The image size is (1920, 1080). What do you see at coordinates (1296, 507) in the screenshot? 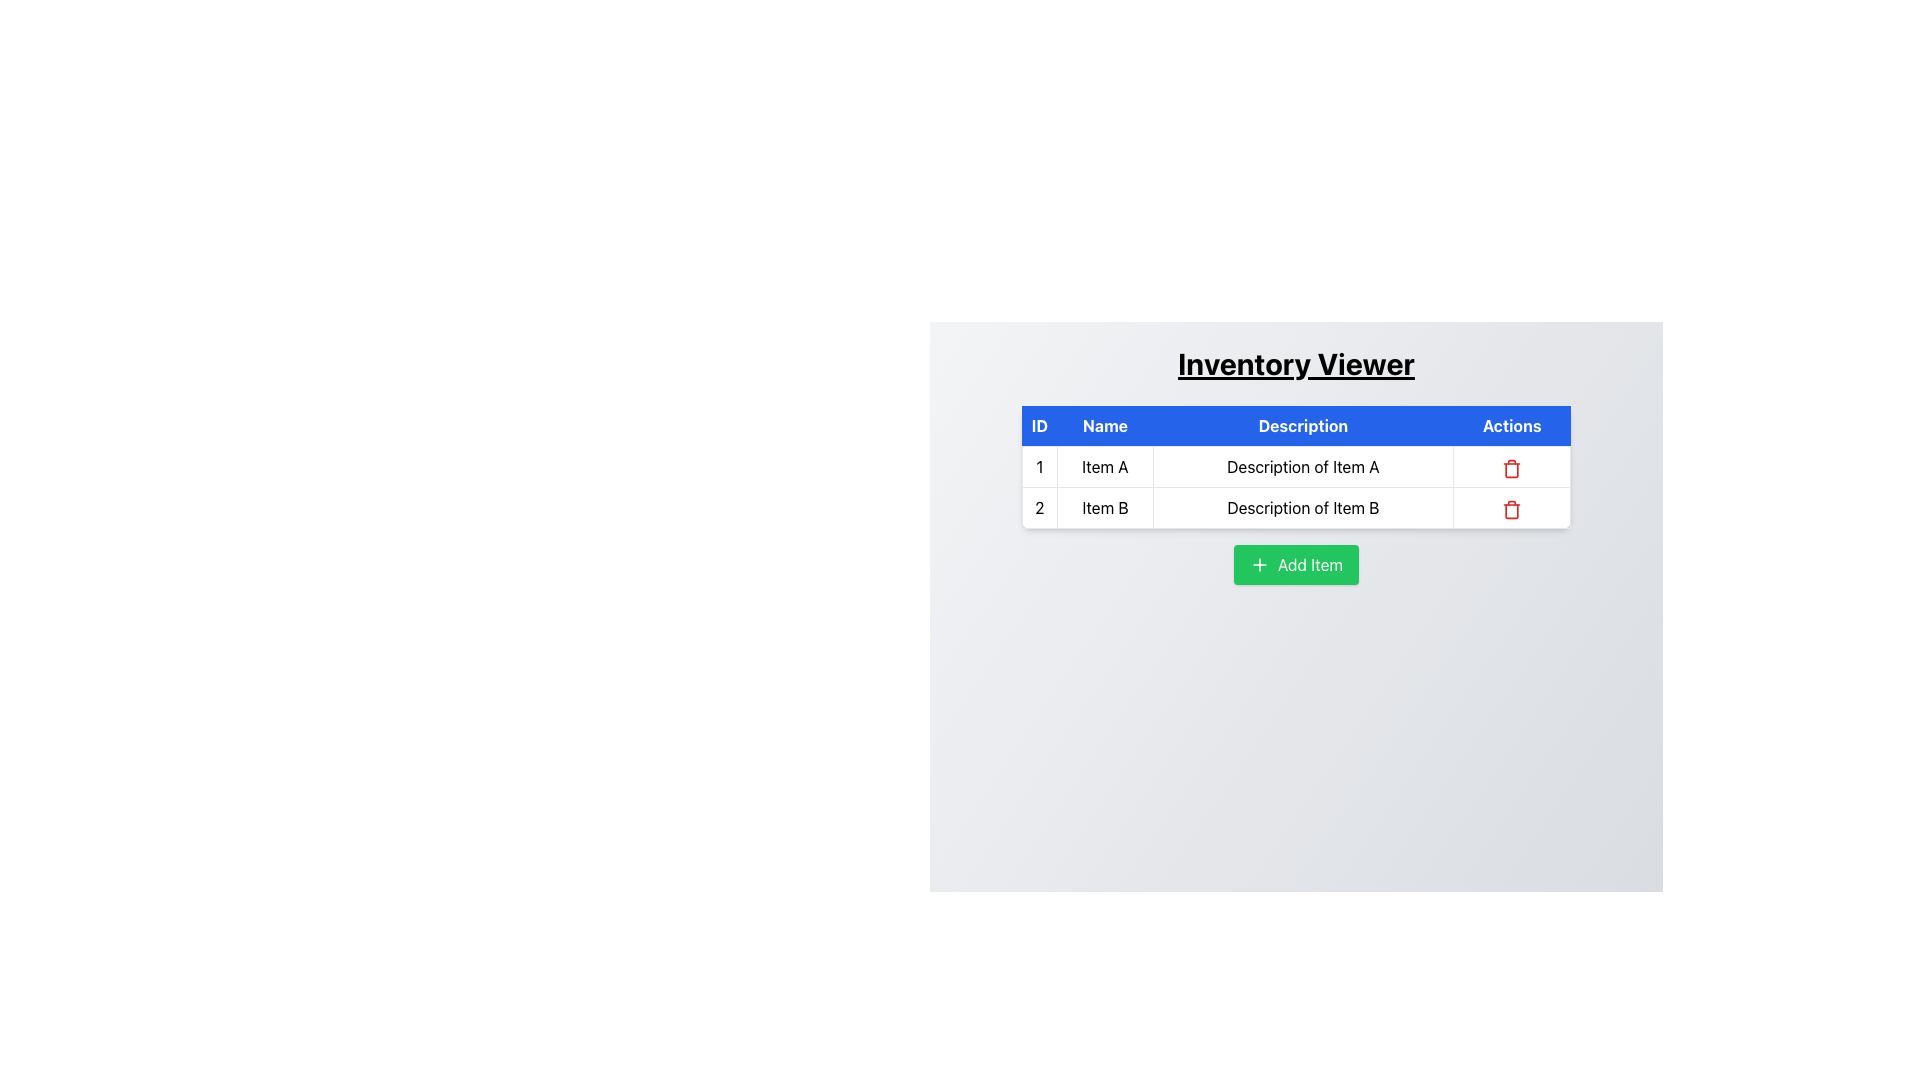
I see `the second row of the table that displays item details for potential actions` at bounding box center [1296, 507].